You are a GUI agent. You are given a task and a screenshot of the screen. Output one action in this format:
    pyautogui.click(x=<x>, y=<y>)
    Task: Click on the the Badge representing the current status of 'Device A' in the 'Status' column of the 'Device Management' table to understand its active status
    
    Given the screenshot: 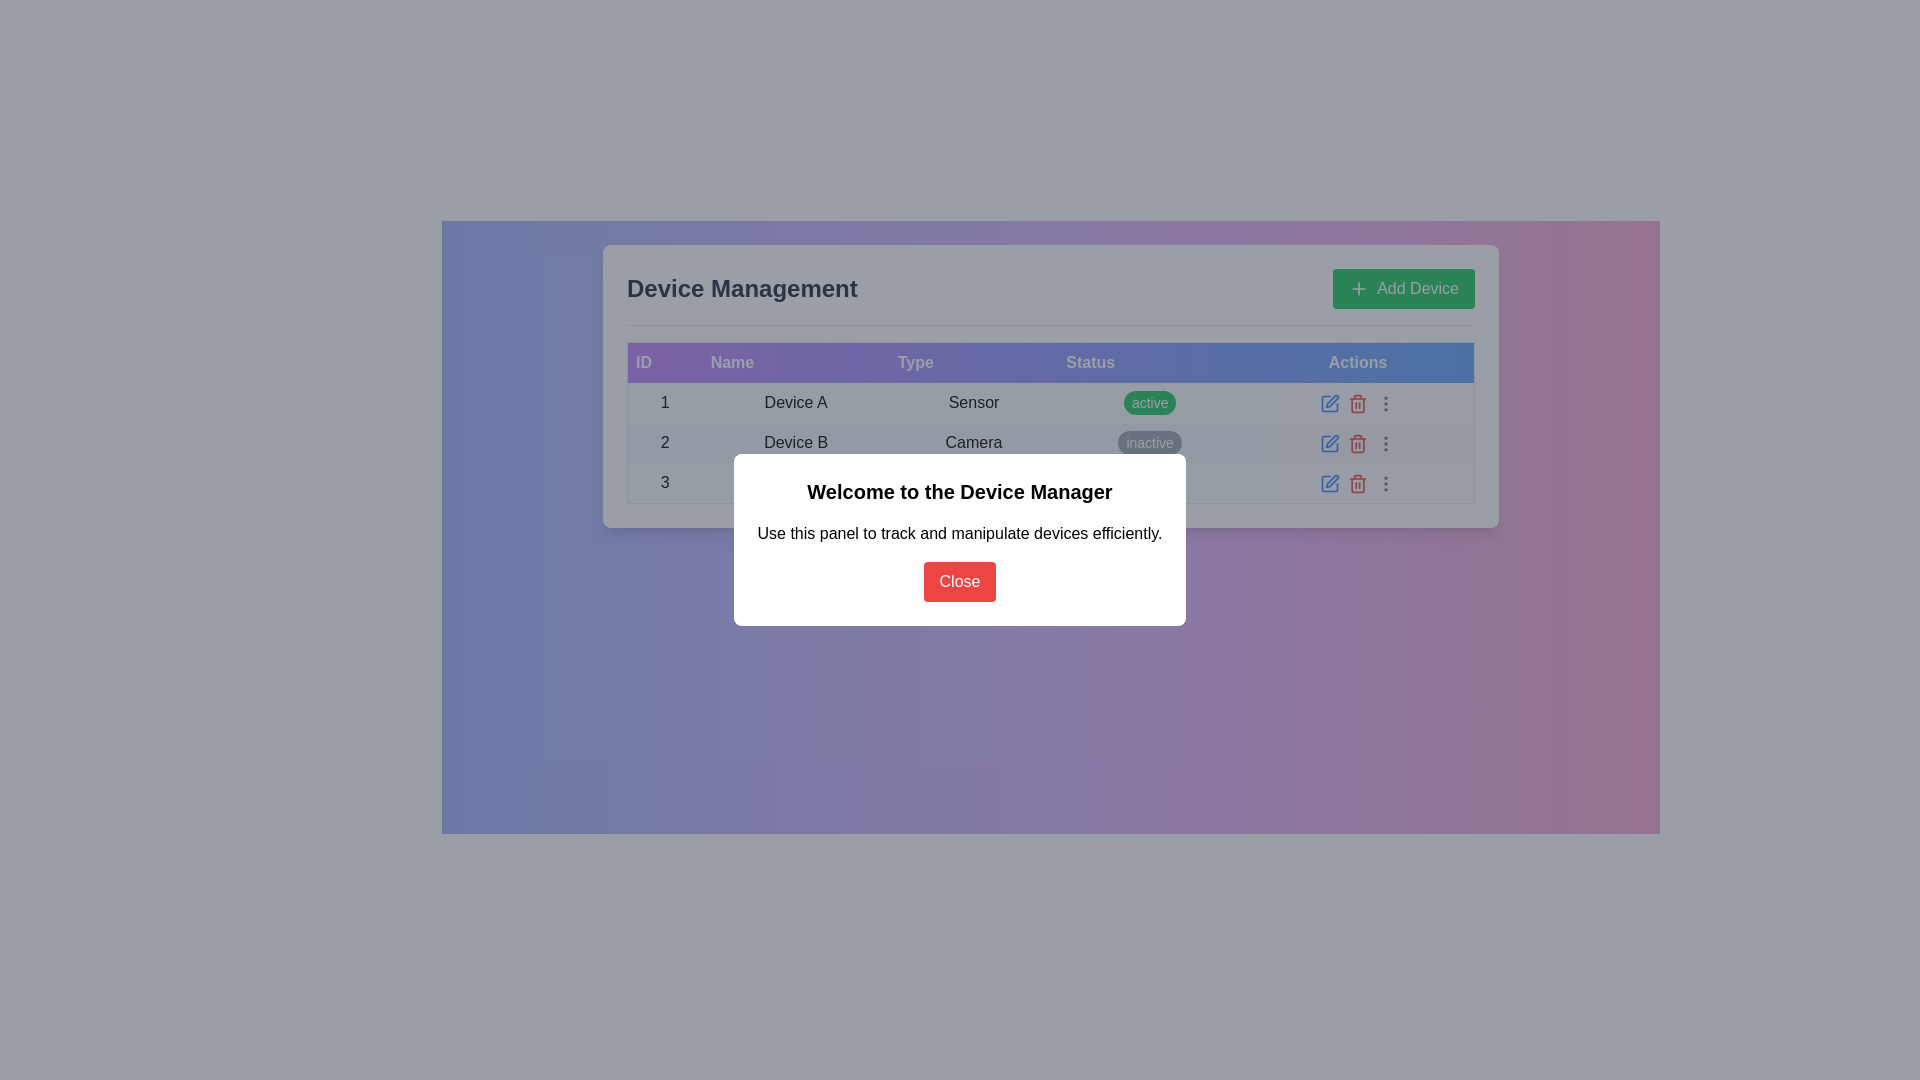 What is the action you would take?
    pyautogui.click(x=1150, y=402)
    